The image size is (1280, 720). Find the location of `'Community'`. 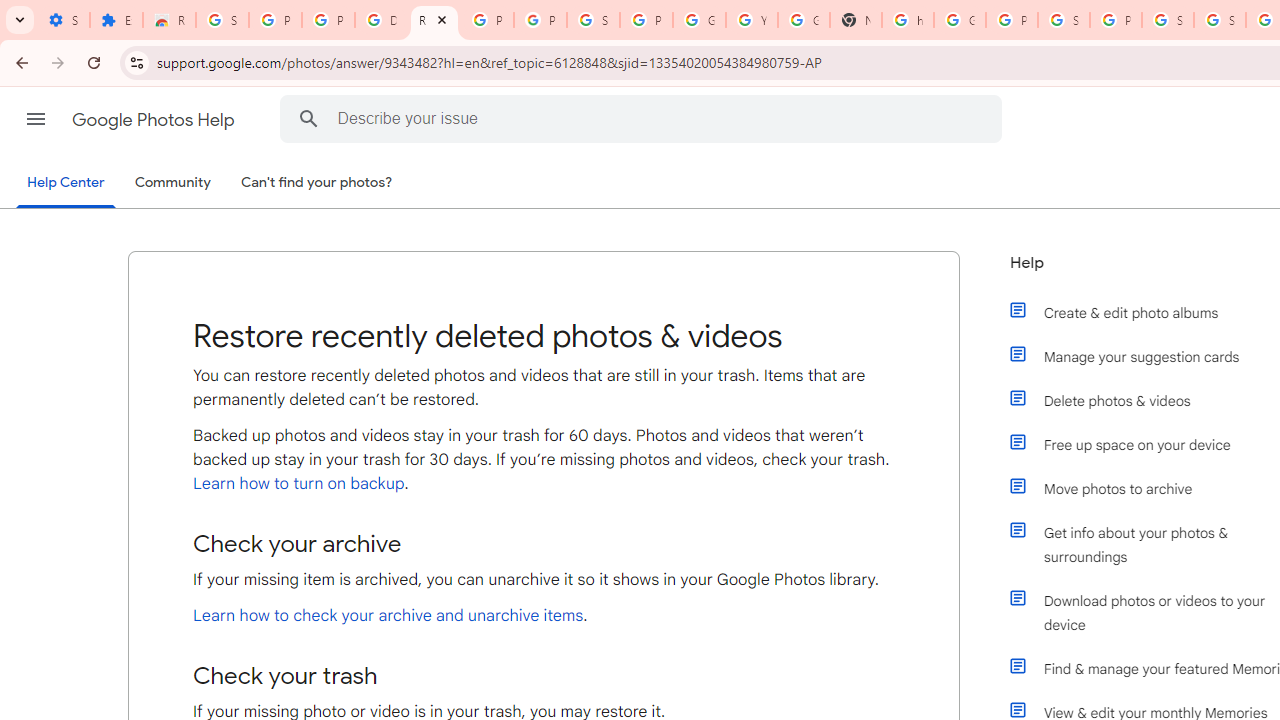

'Community' is located at coordinates (172, 183).